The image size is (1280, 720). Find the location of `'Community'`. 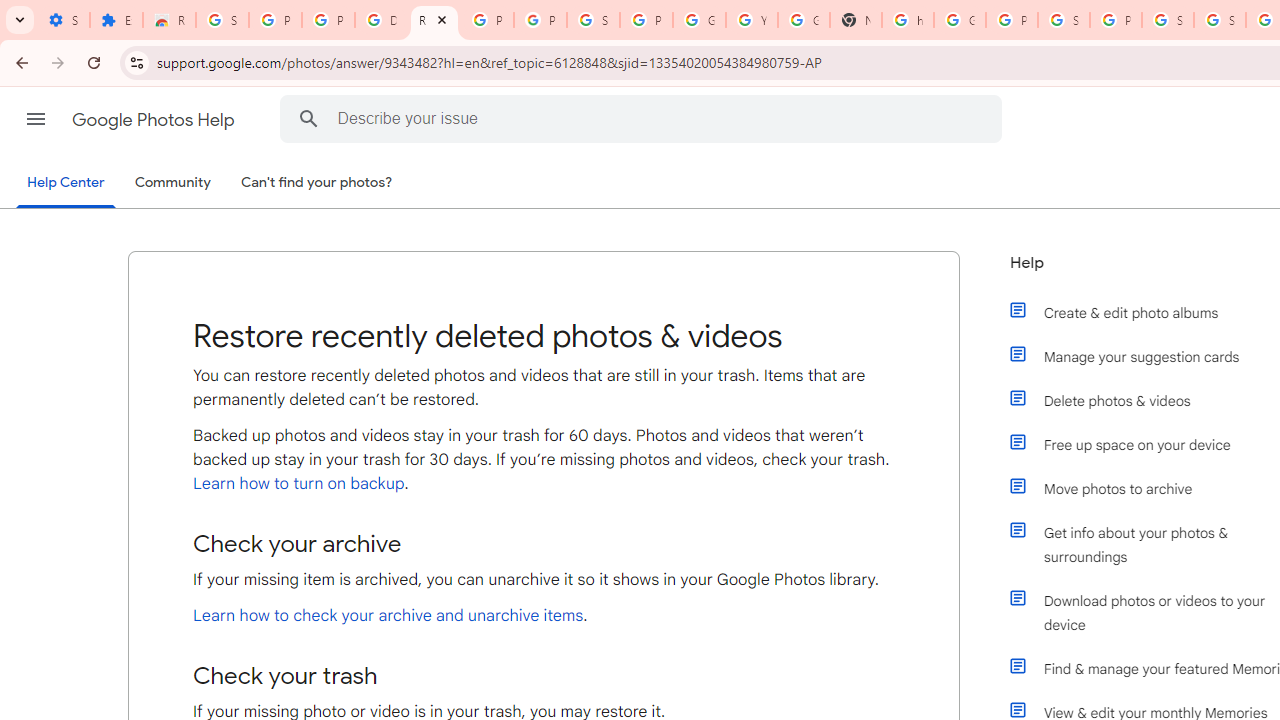

'Community' is located at coordinates (172, 183).